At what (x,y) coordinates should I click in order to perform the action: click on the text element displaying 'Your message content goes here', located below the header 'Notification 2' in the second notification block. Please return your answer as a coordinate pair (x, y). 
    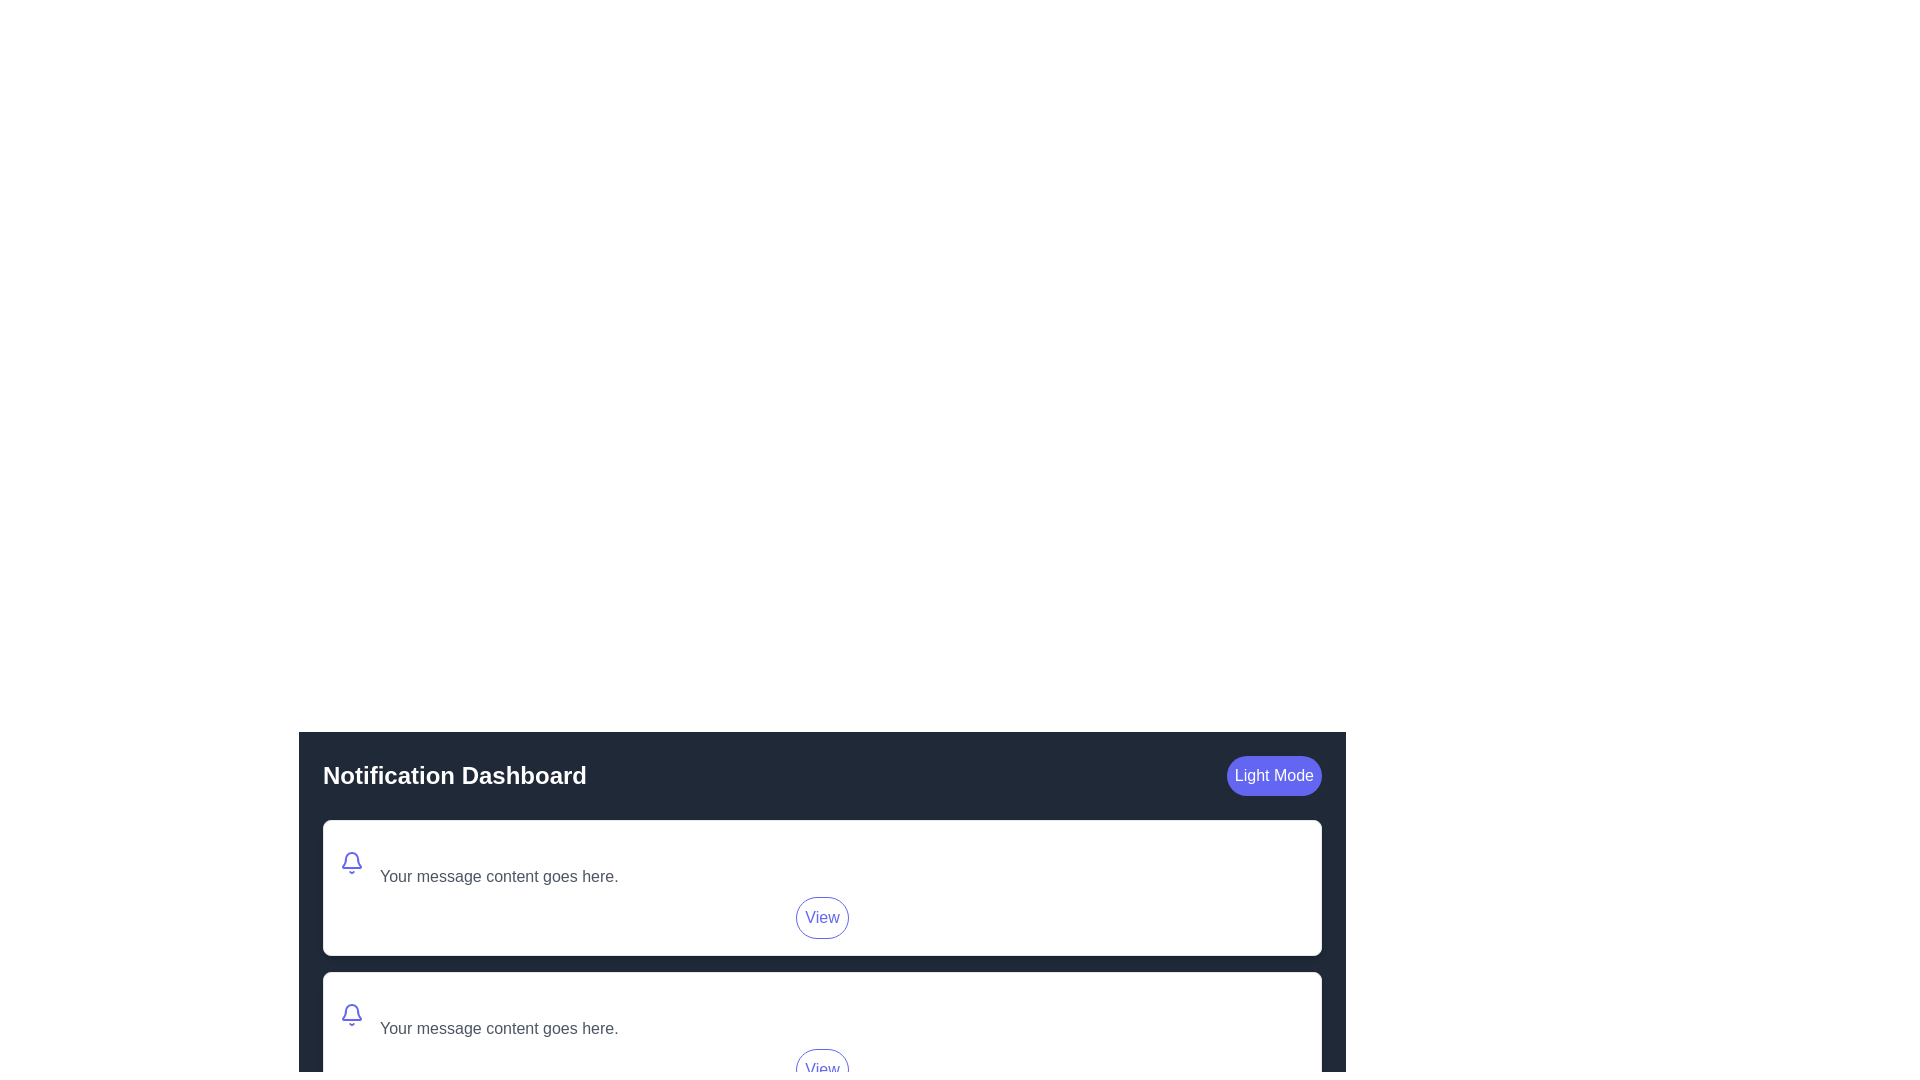
    Looking at the image, I should click on (499, 1029).